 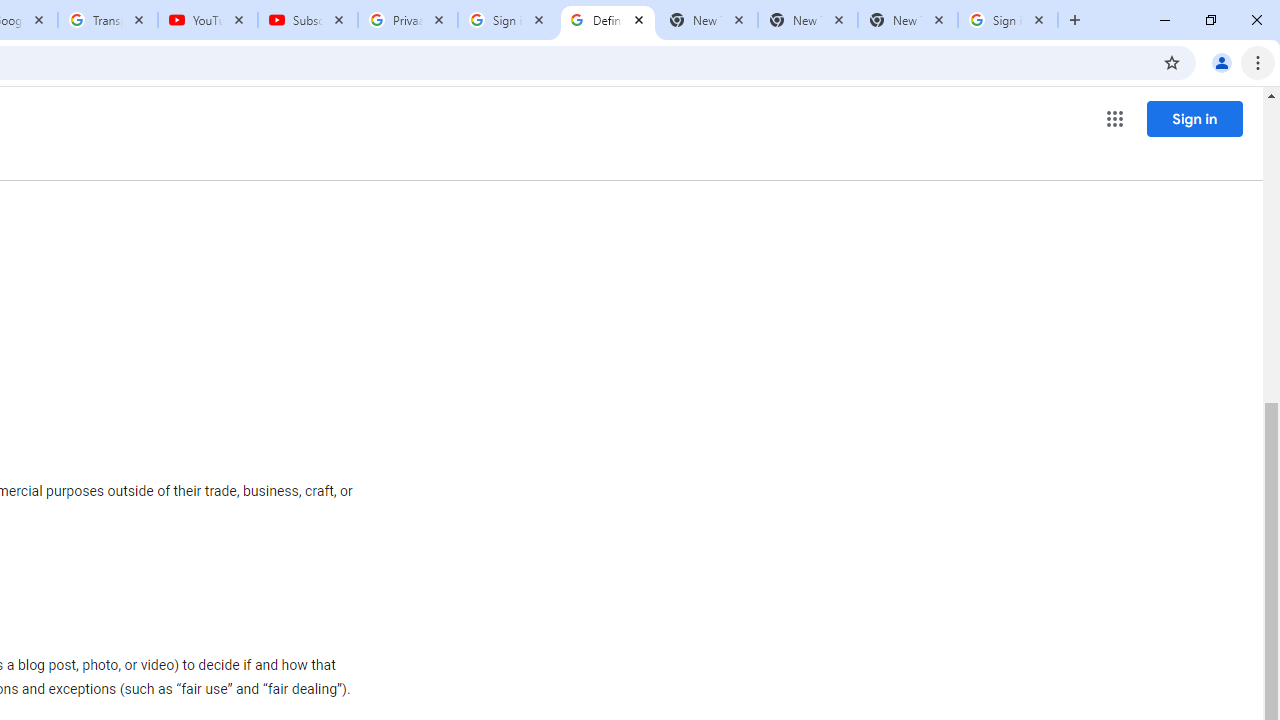 I want to click on 'YouTube', so click(x=208, y=20).